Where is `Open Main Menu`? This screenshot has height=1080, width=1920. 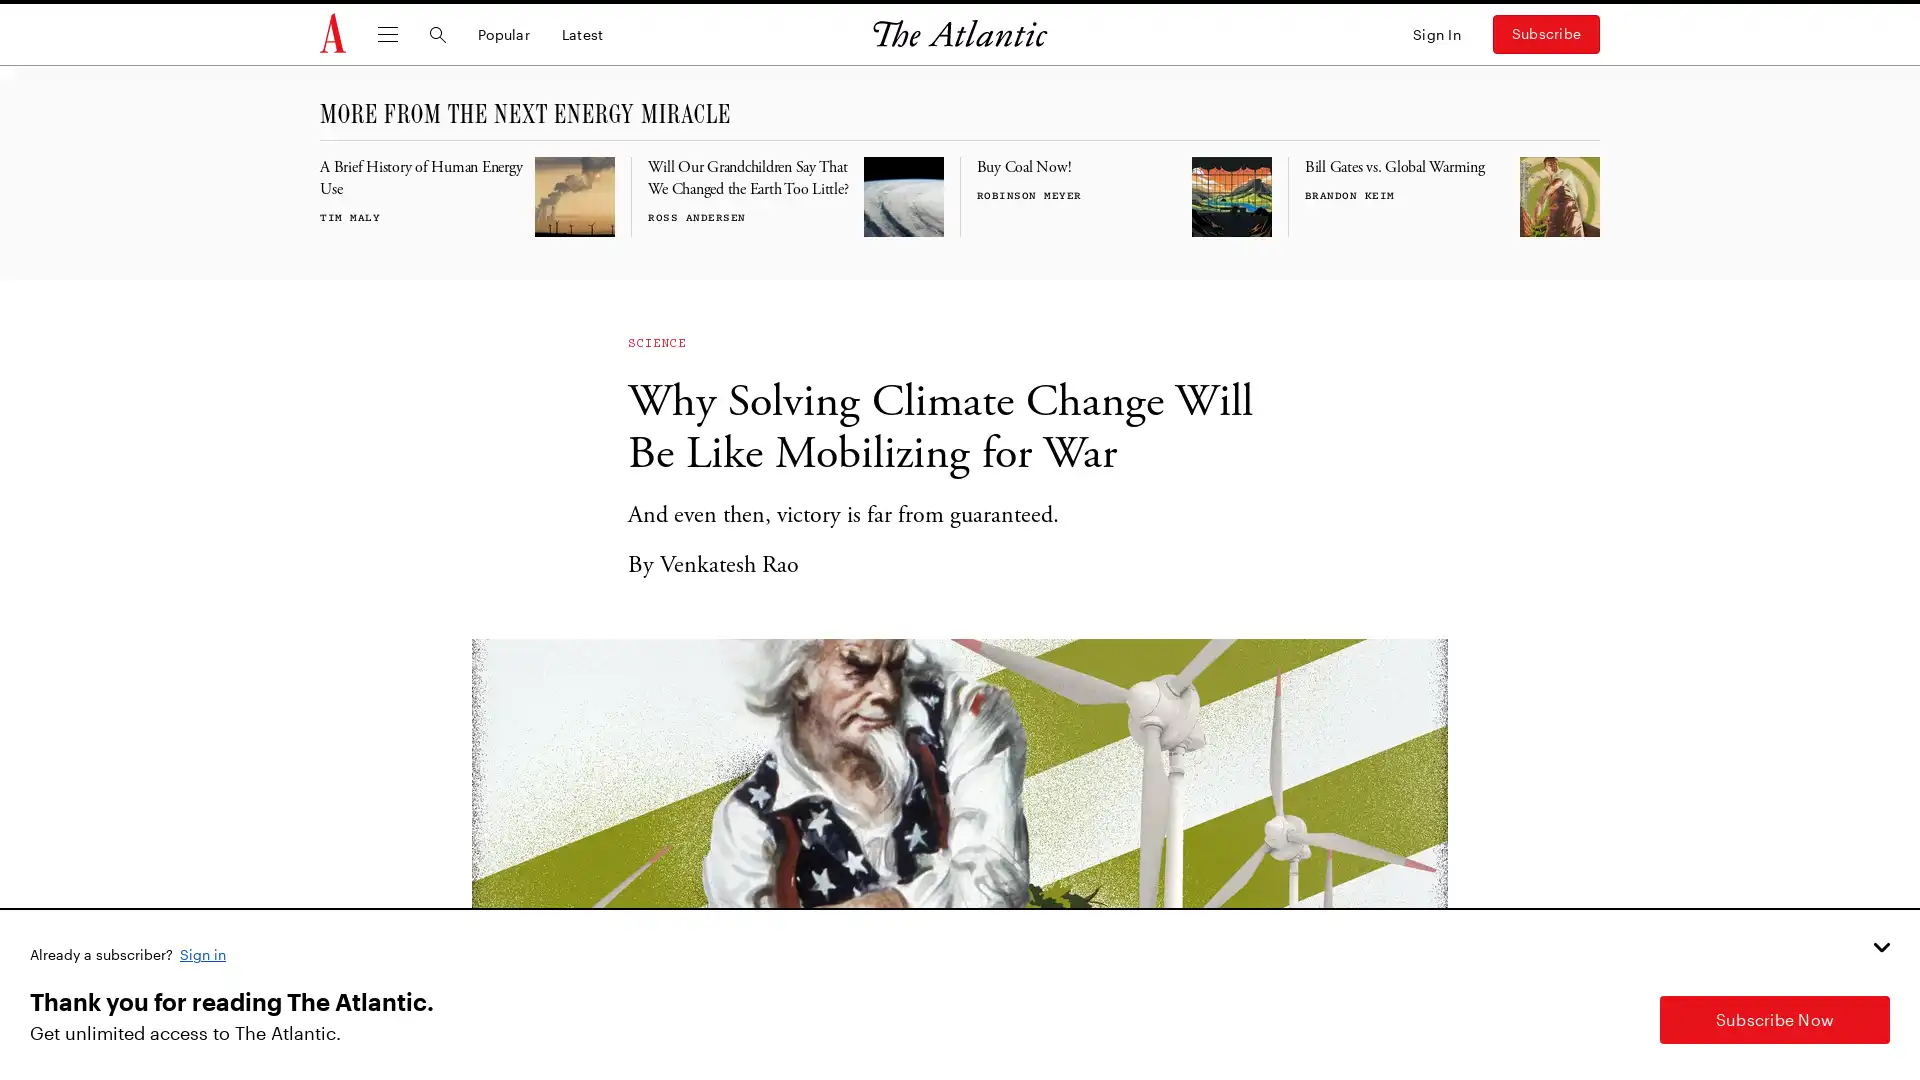
Open Main Menu is located at coordinates (388, 34).